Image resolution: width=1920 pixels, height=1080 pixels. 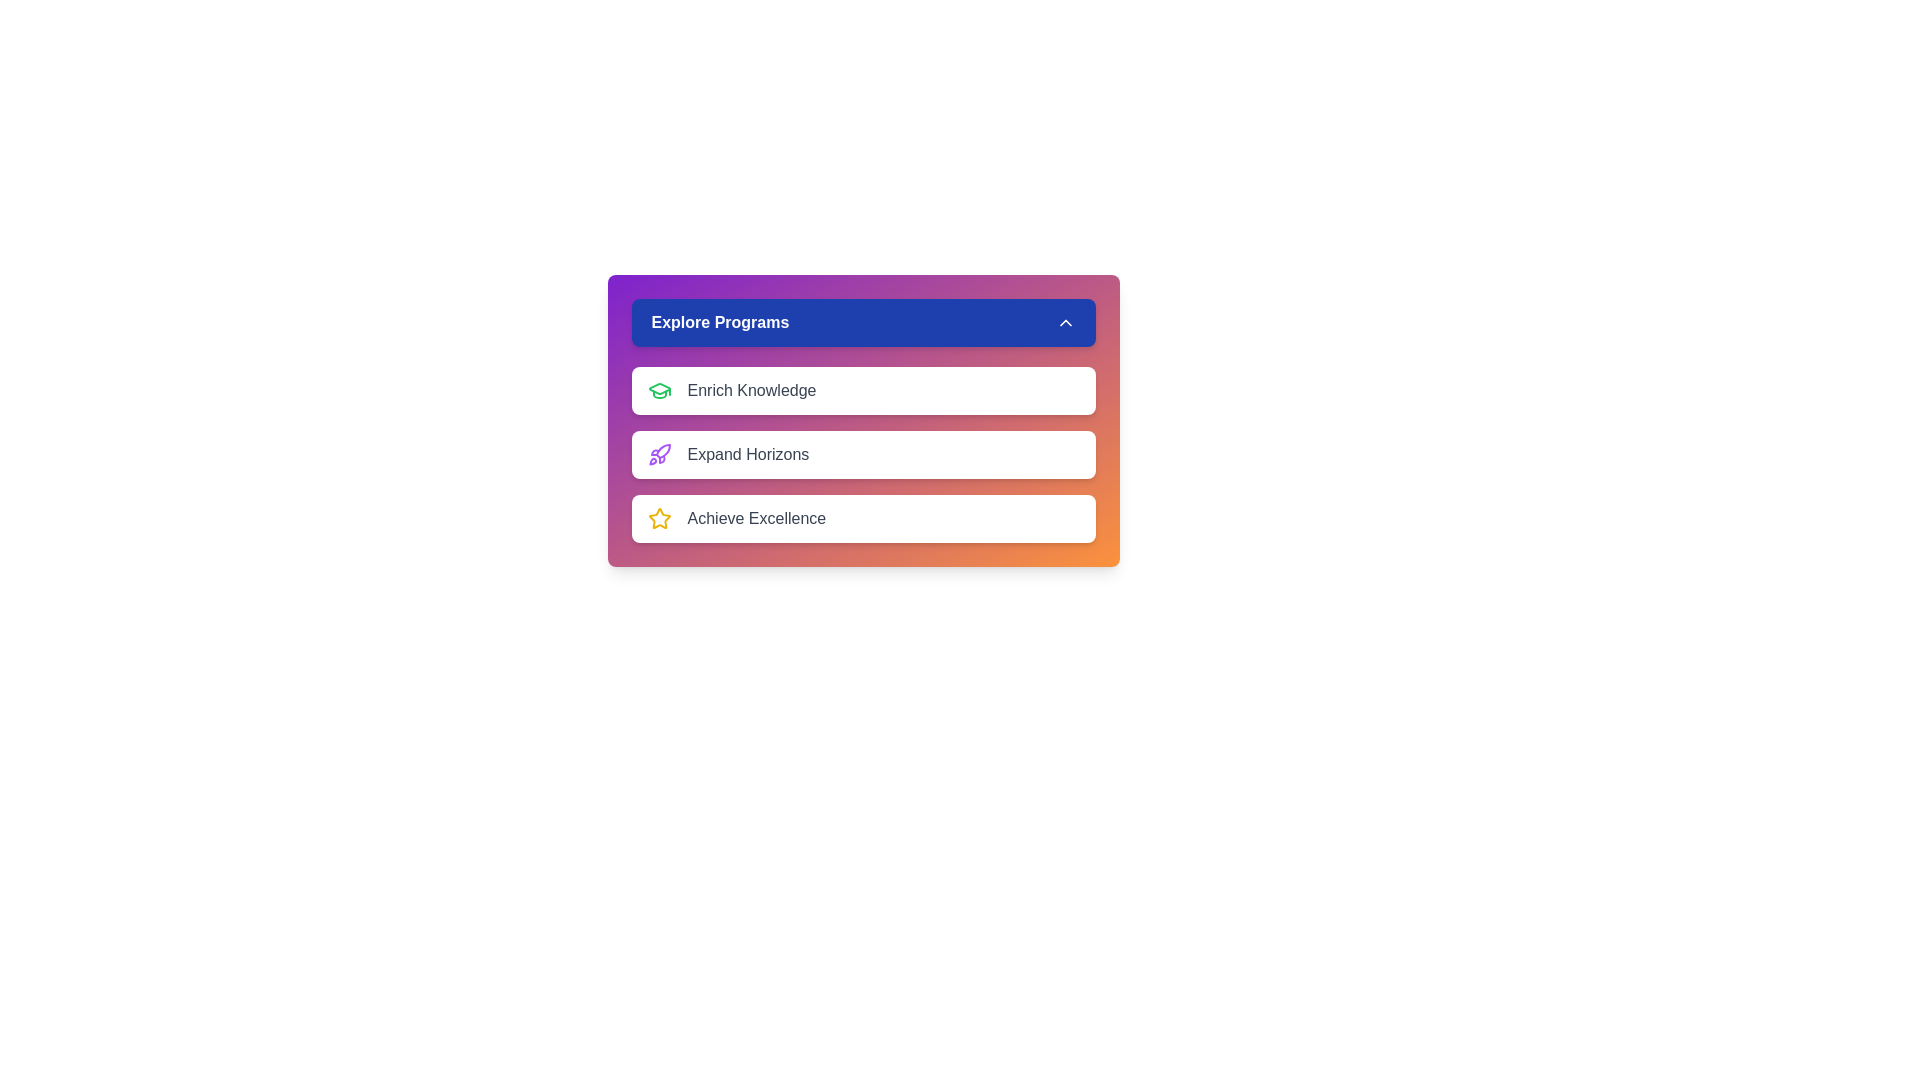 I want to click on the polygonal cap portion of the graduation cap icon, which is depicted with a black stroke and is located to the left of the 'Enrich Knowledge' label, so click(x=659, y=389).